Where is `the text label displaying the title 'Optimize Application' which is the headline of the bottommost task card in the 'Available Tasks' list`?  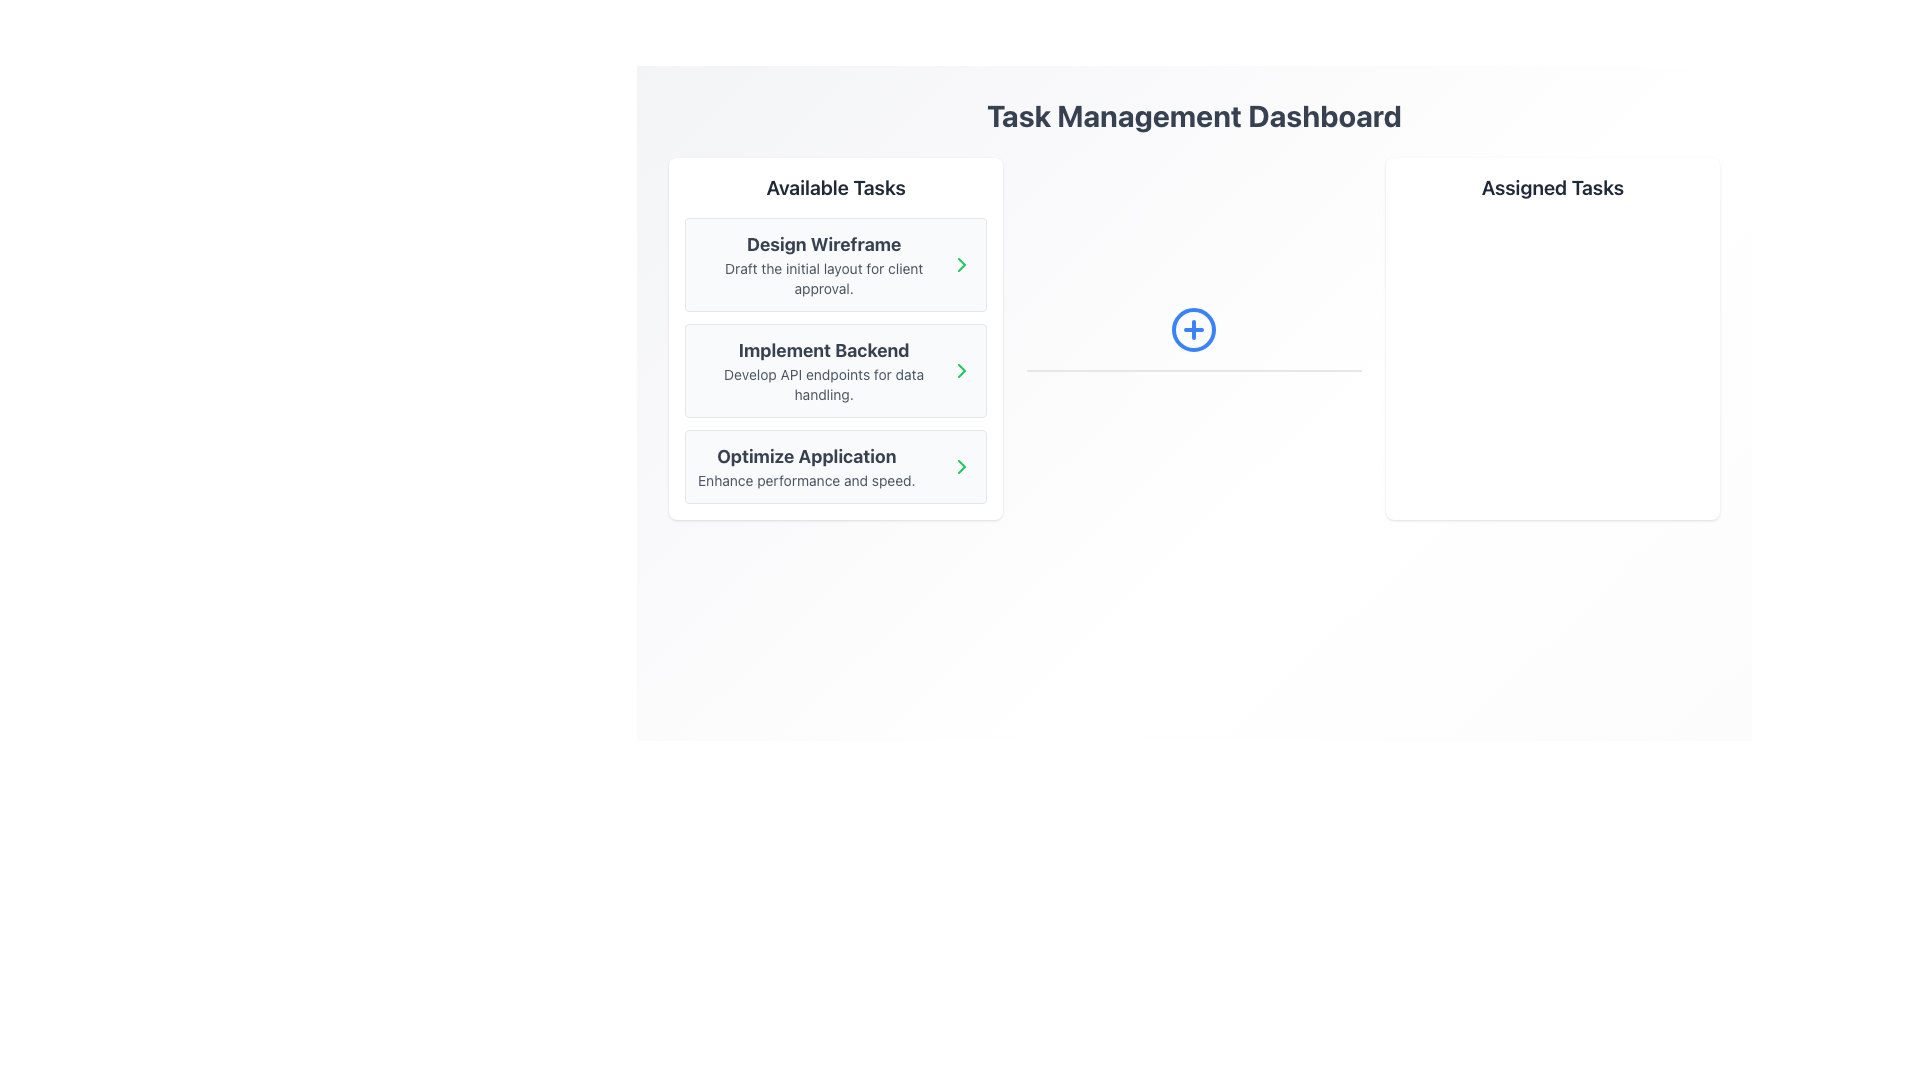 the text label displaying the title 'Optimize Application' which is the headline of the bottommost task card in the 'Available Tasks' list is located at coordinates (806, 456).